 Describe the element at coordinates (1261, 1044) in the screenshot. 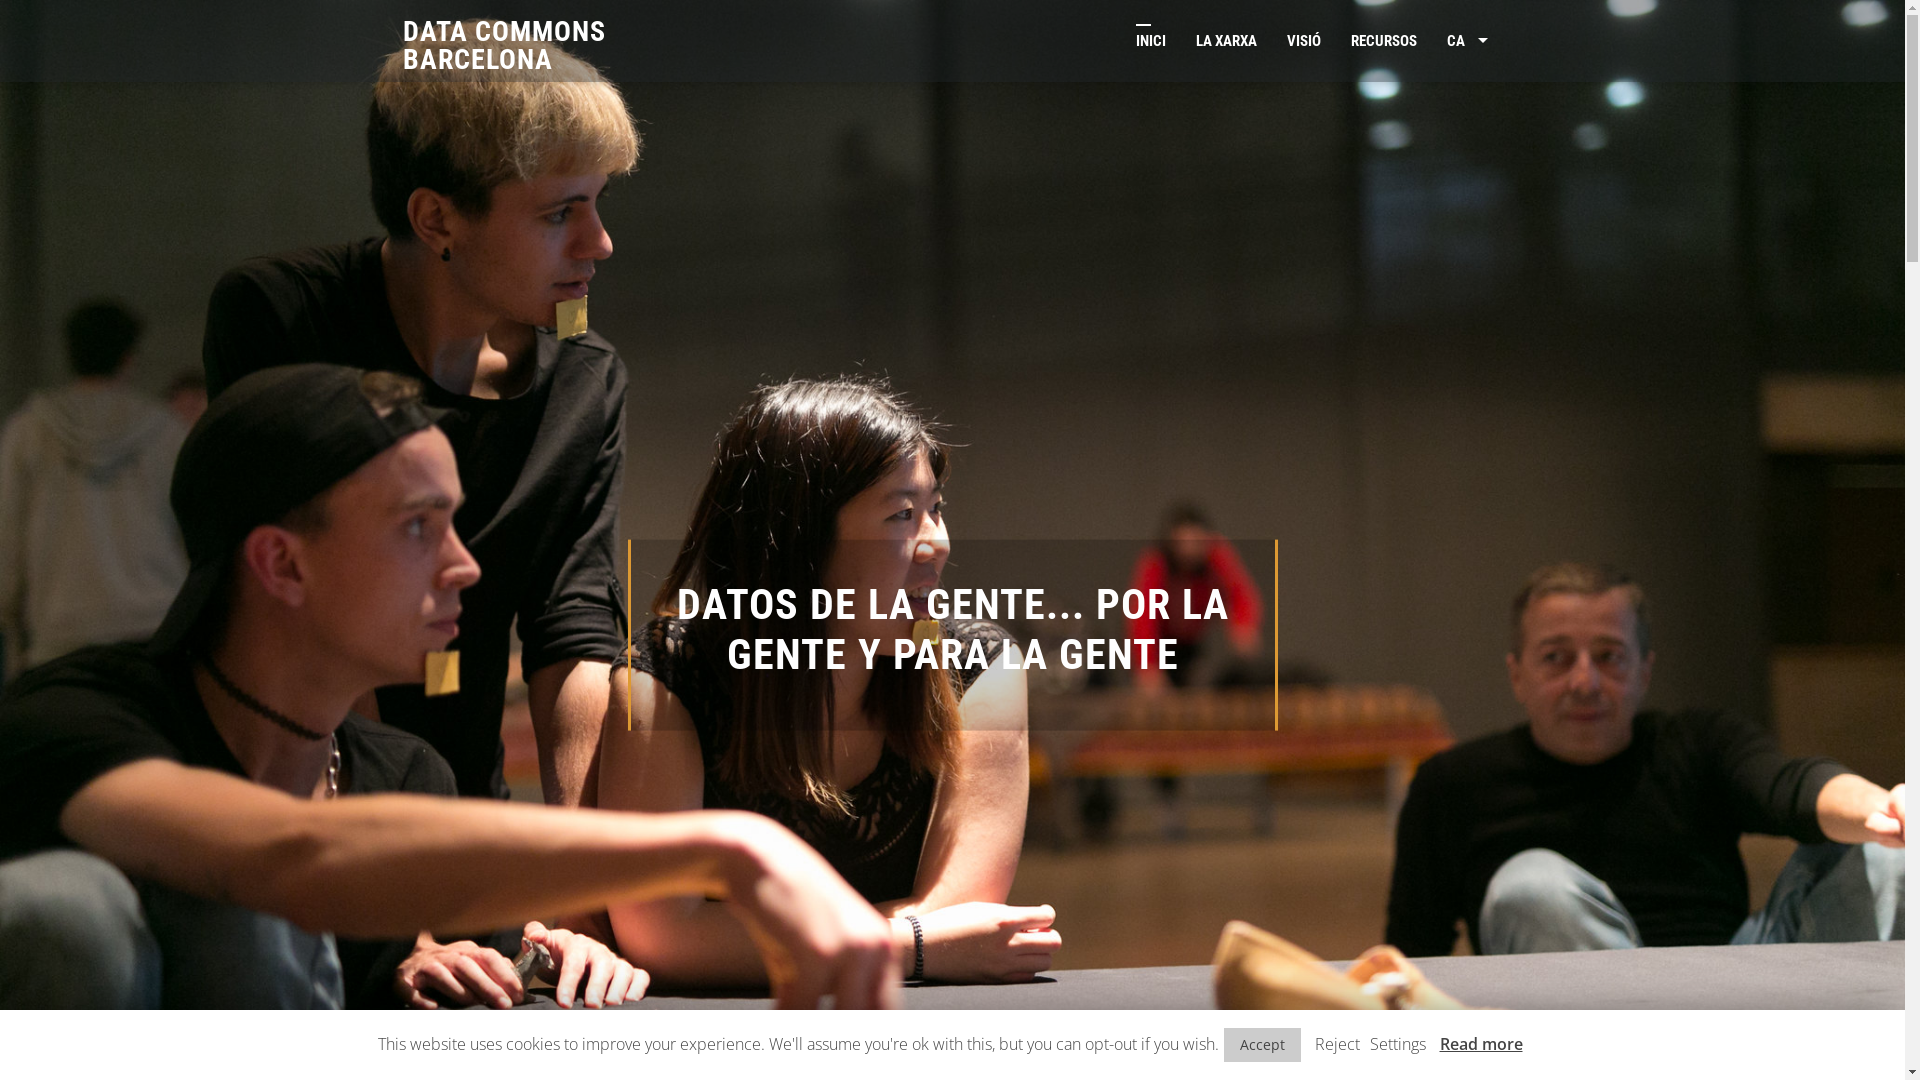

I see `'Accept'` at that location.